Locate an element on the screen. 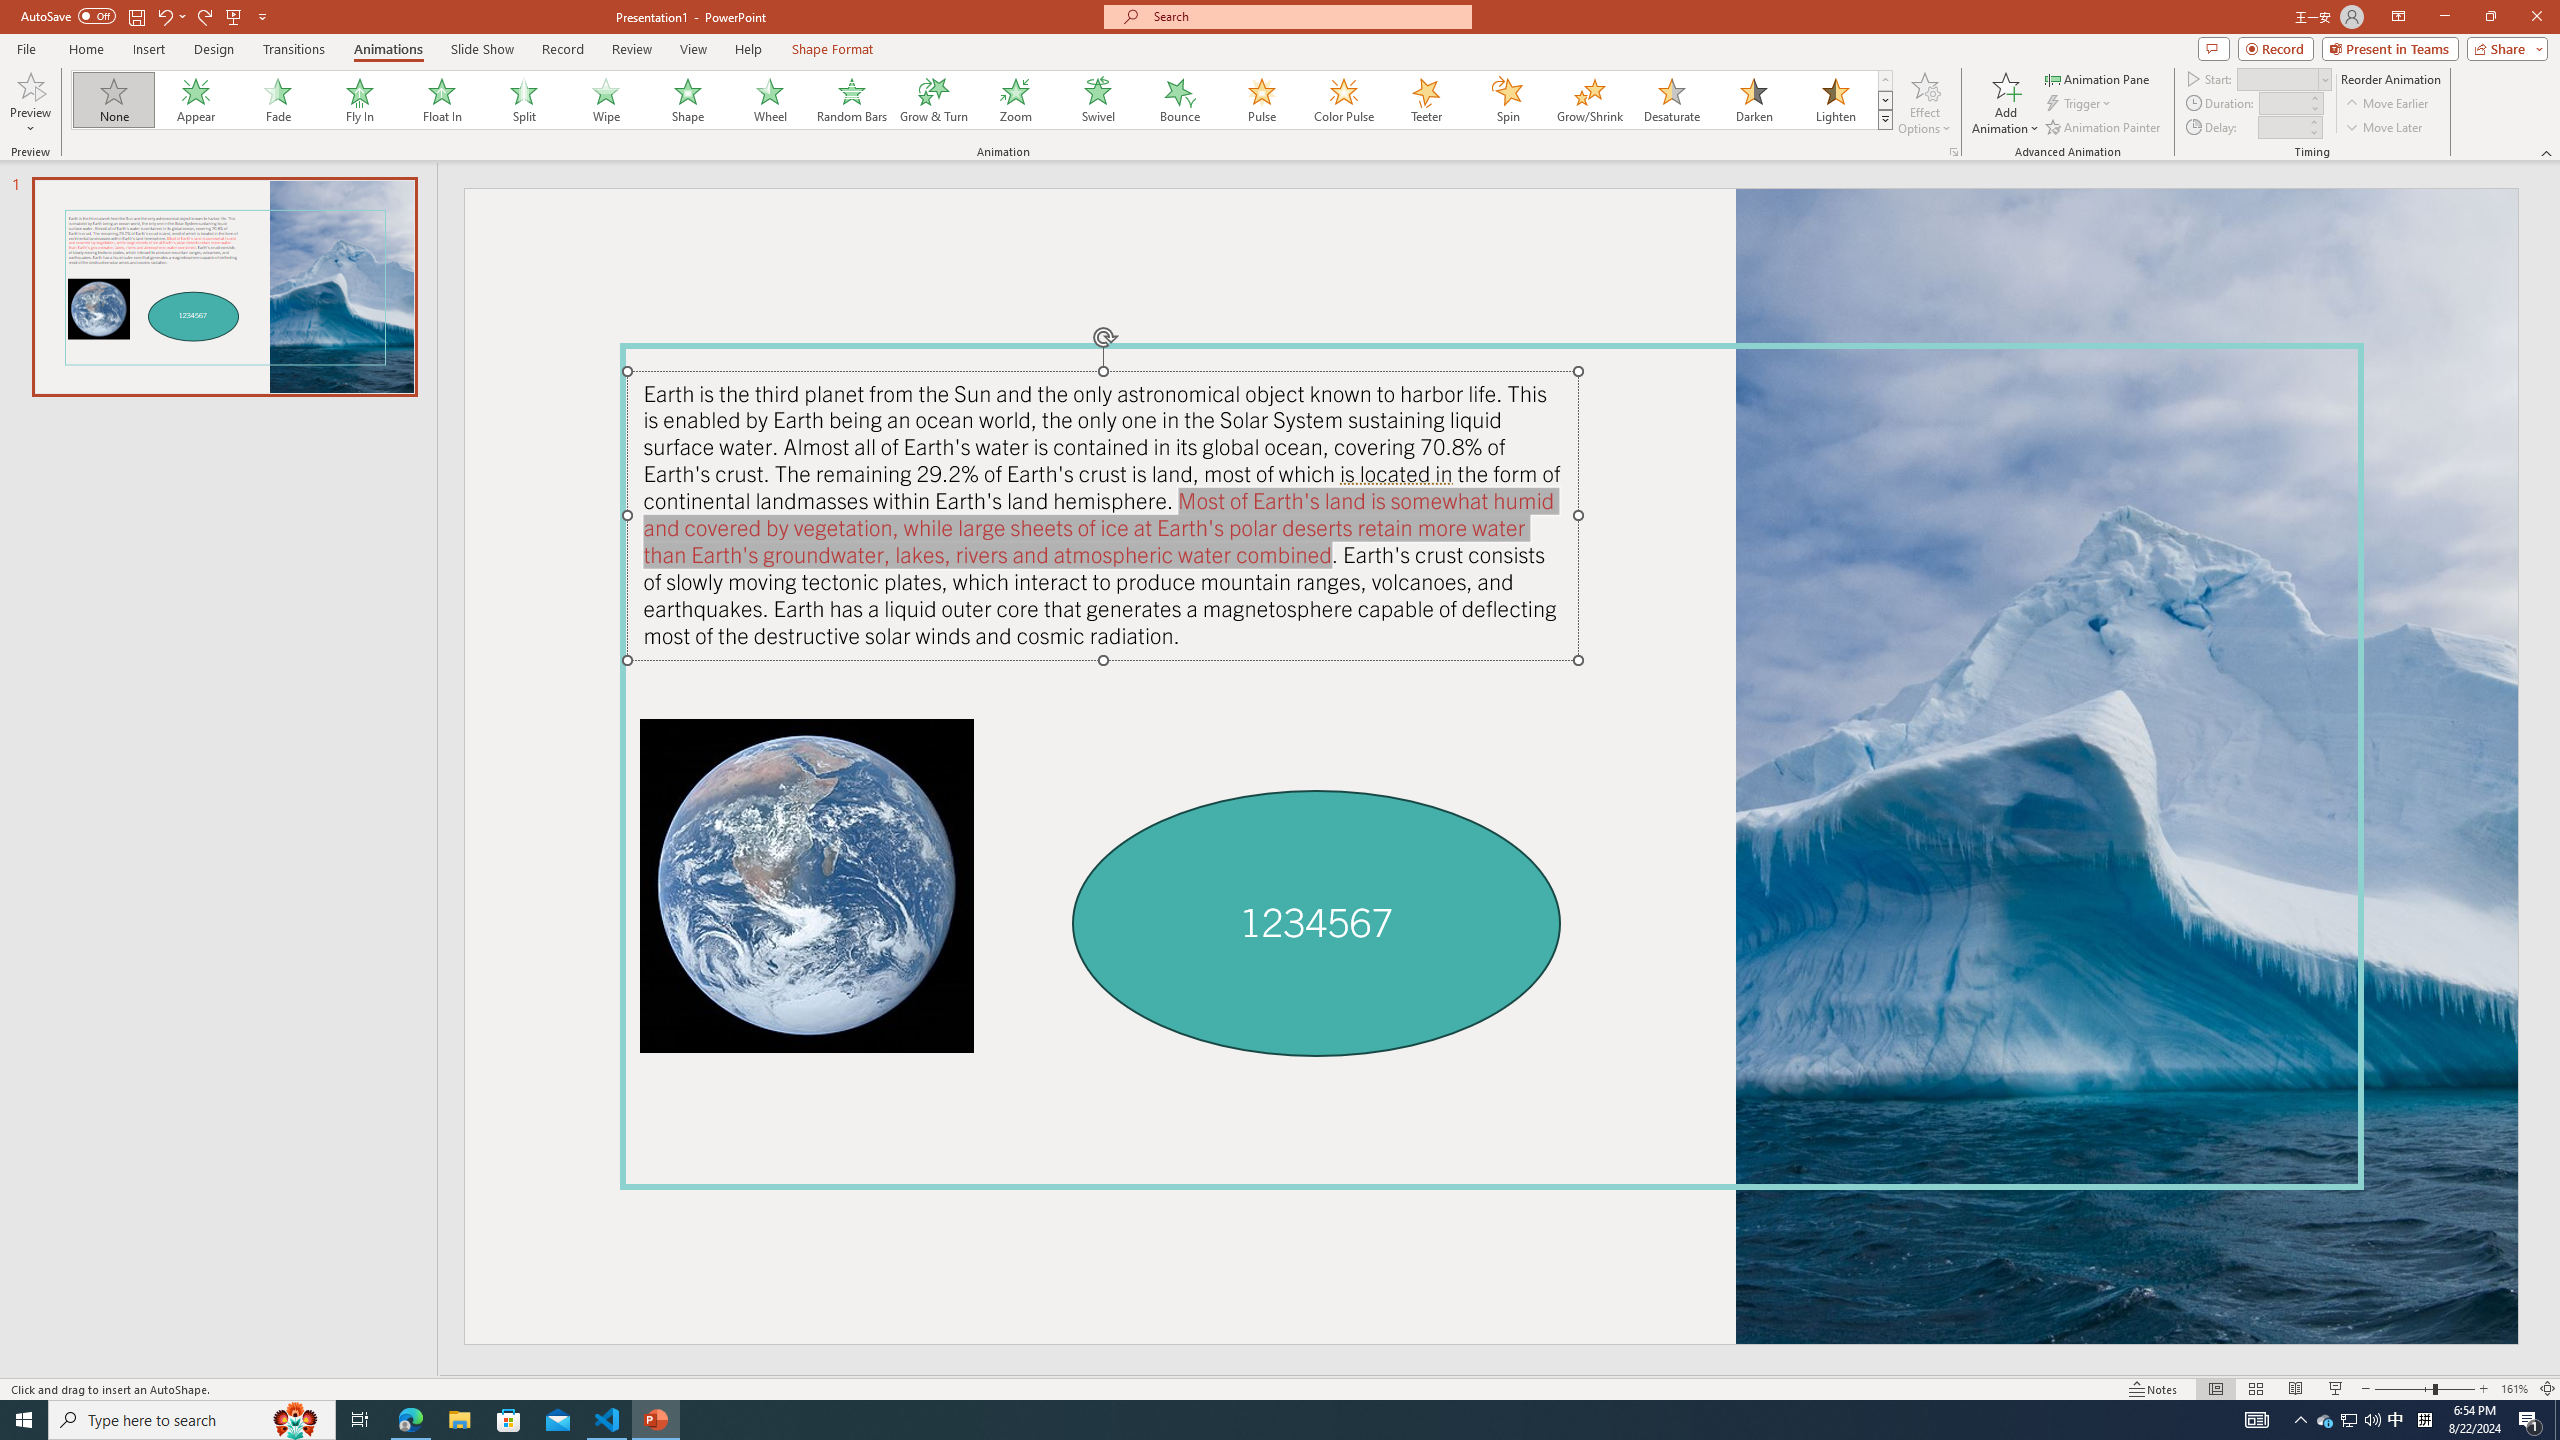  'Pulse' is located at coordinates (1261, 99).